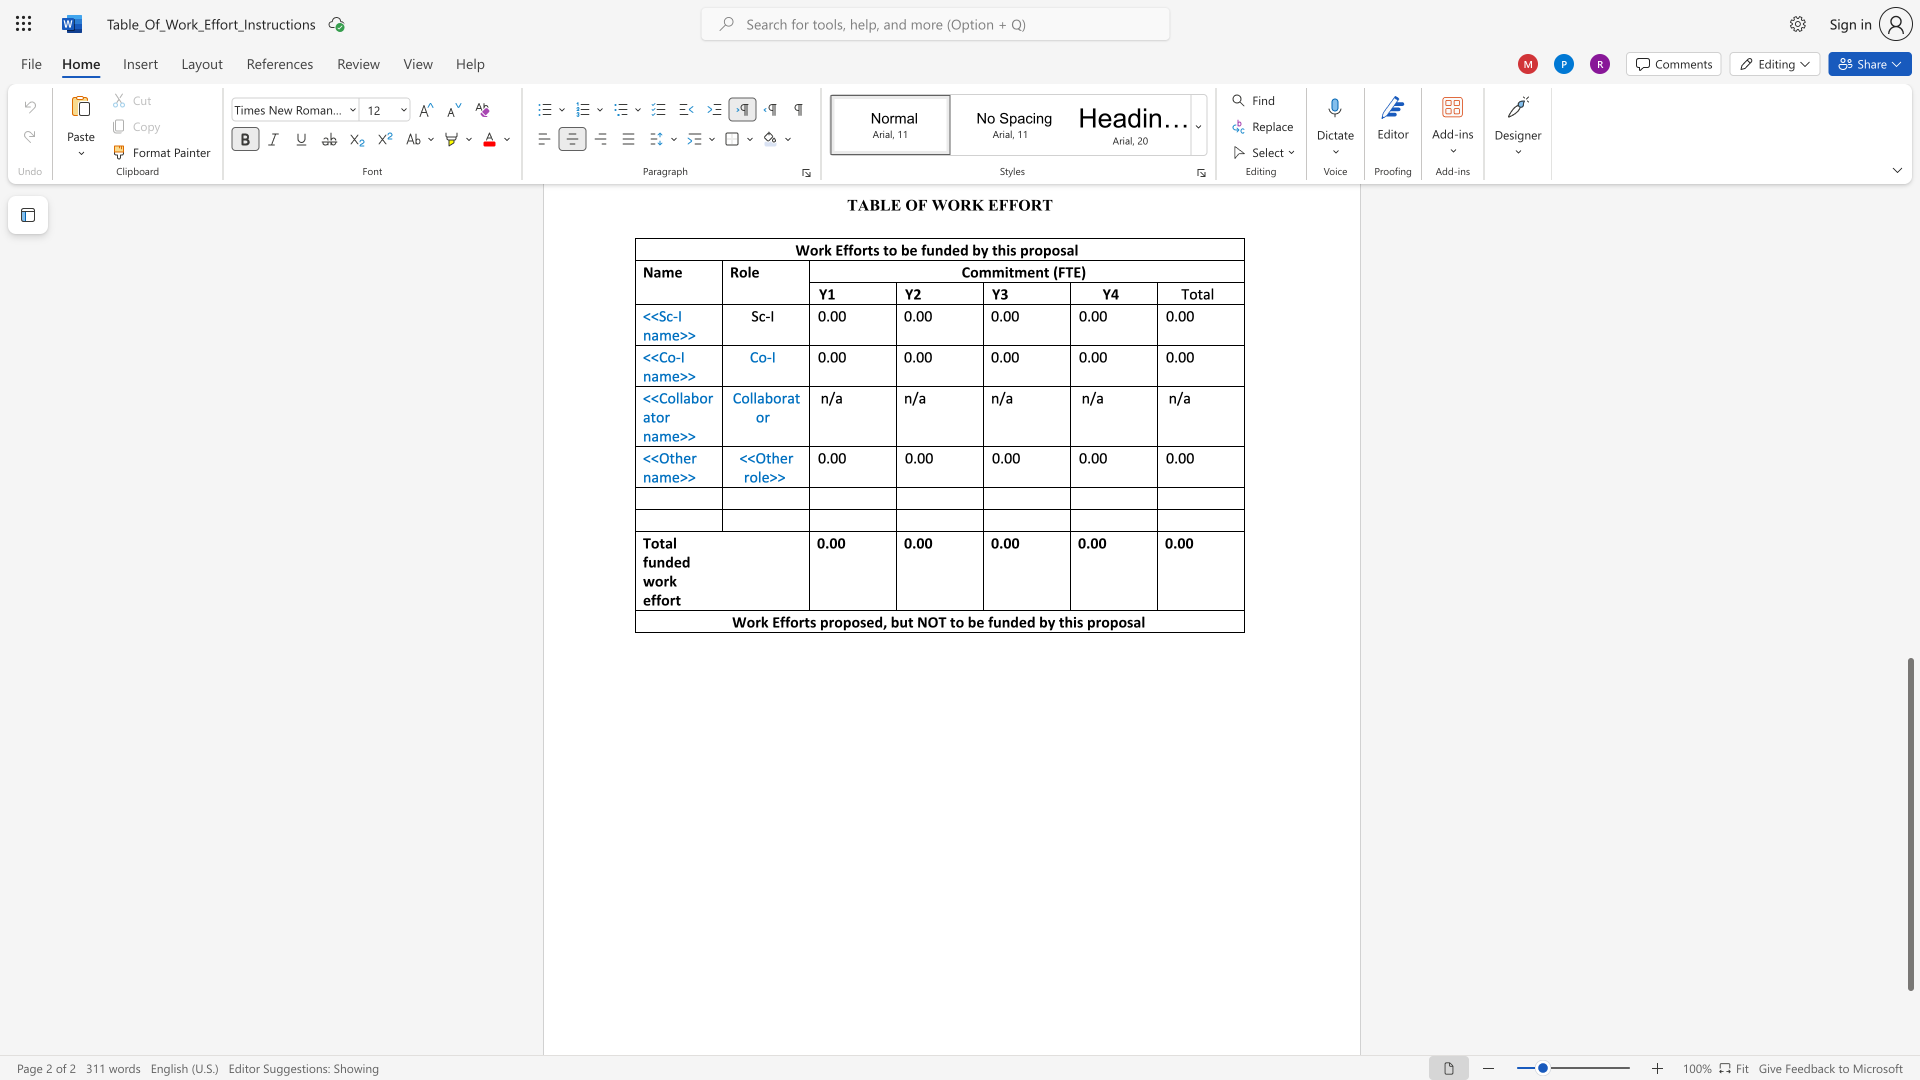 This screenshot has height=1080, width=1920. Describe the element at coordinates (1909, 400) in the screenshot. I see `the scrollbar to move the content higher` at that location.